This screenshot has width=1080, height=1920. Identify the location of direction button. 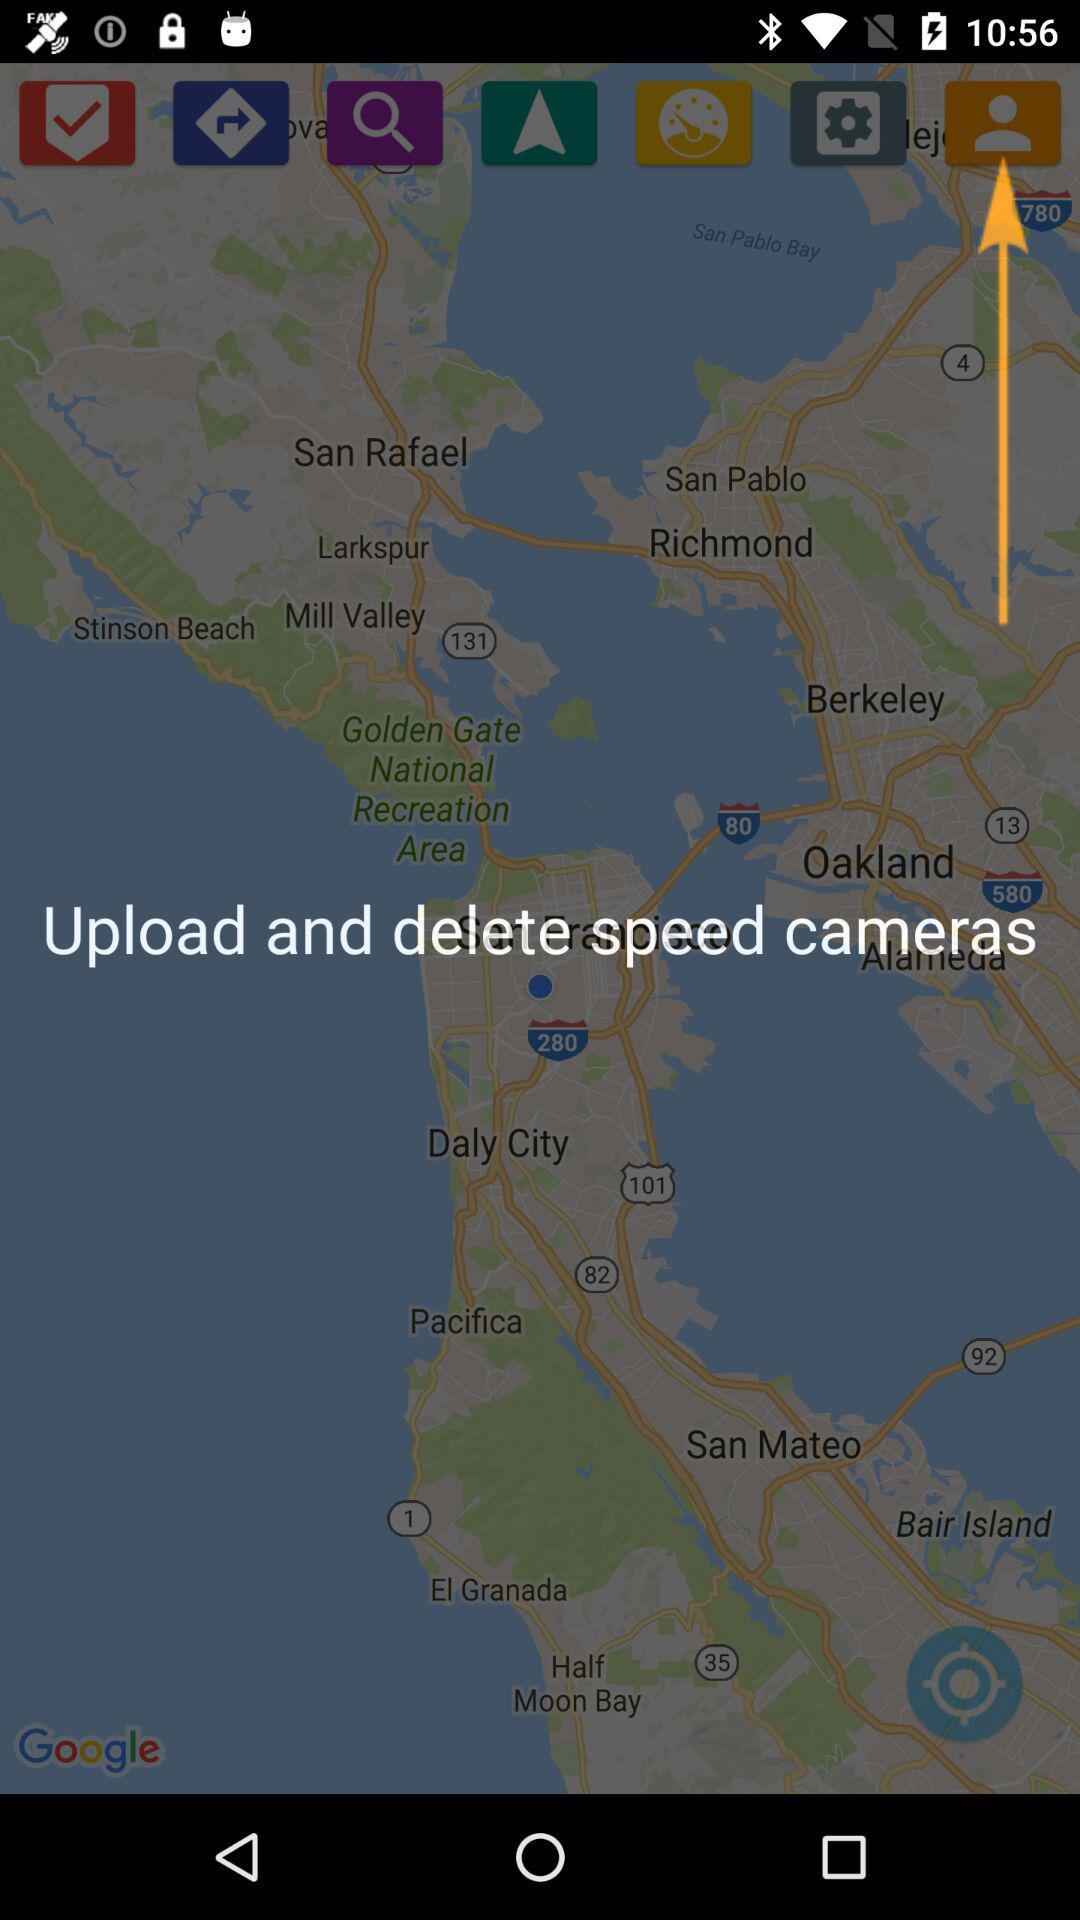
(229, 121).